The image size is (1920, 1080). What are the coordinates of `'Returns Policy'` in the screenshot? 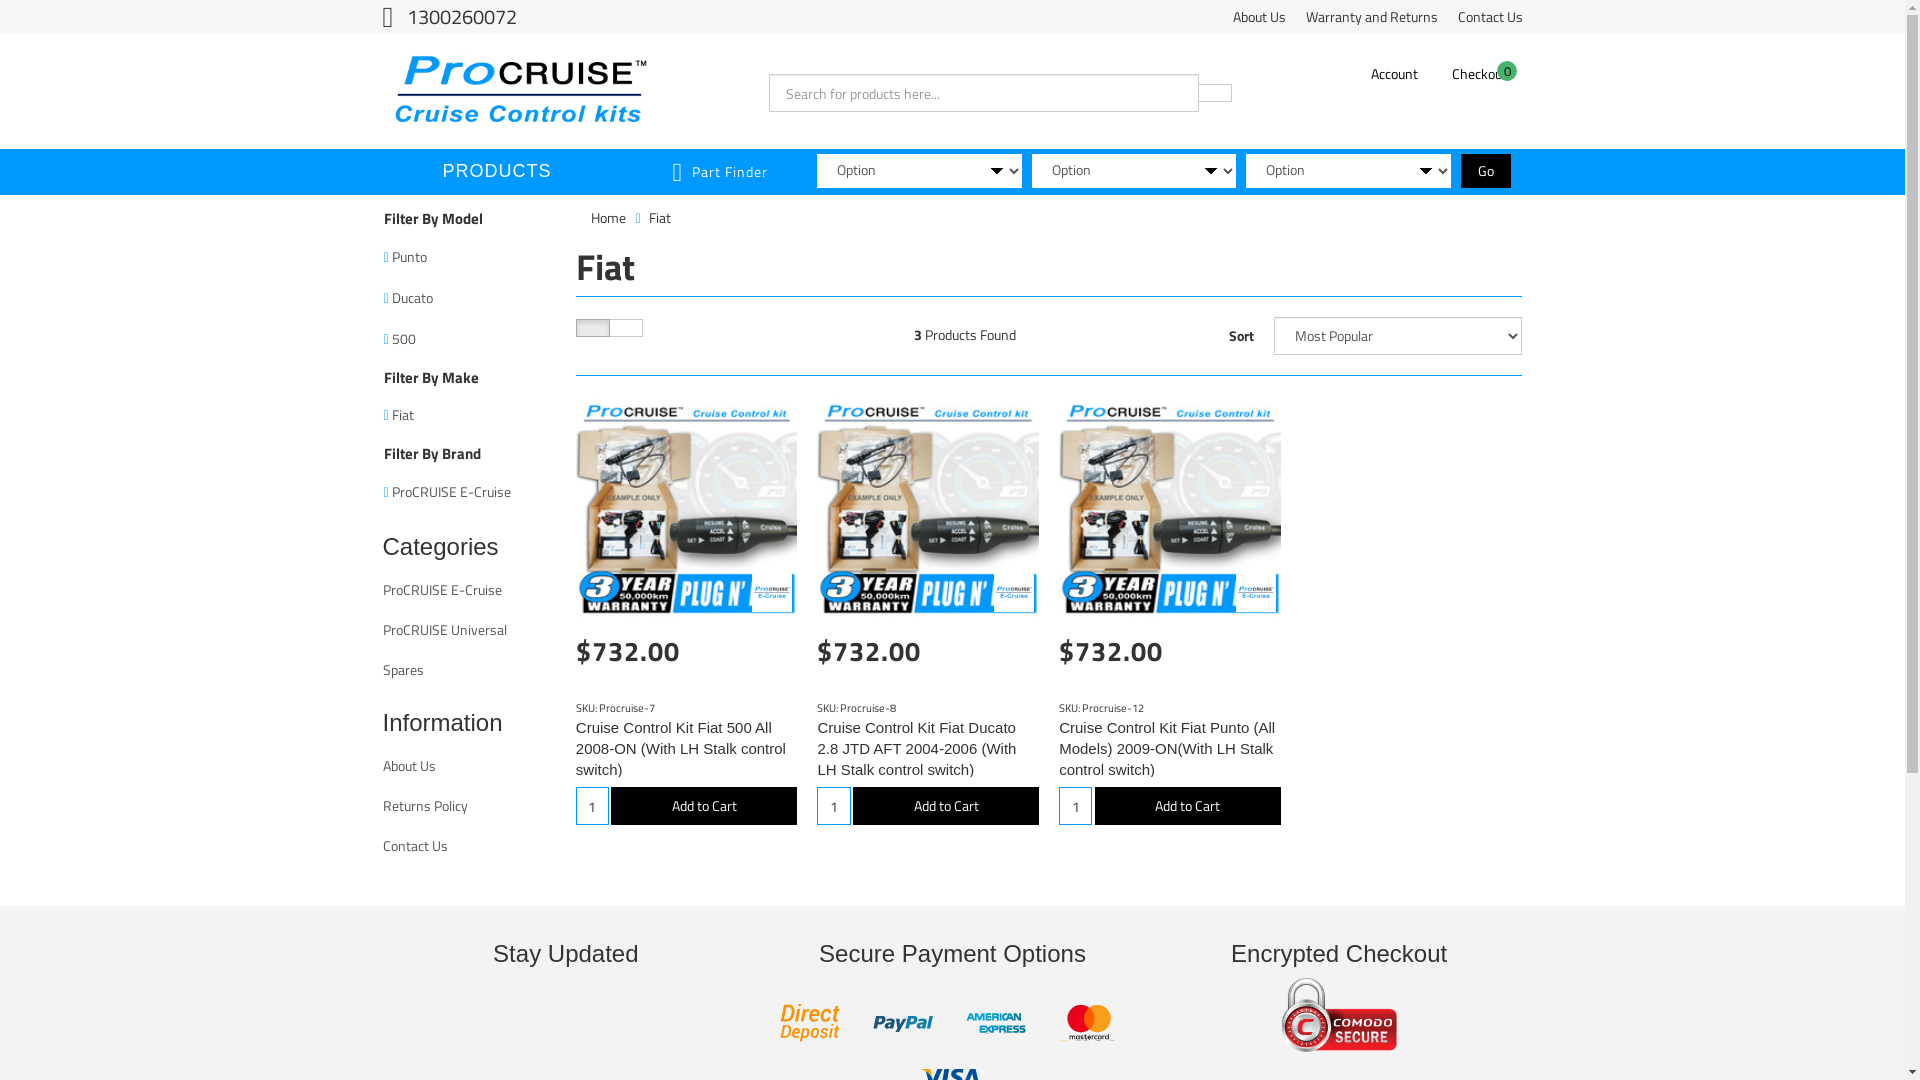 It's located at (467, 805).